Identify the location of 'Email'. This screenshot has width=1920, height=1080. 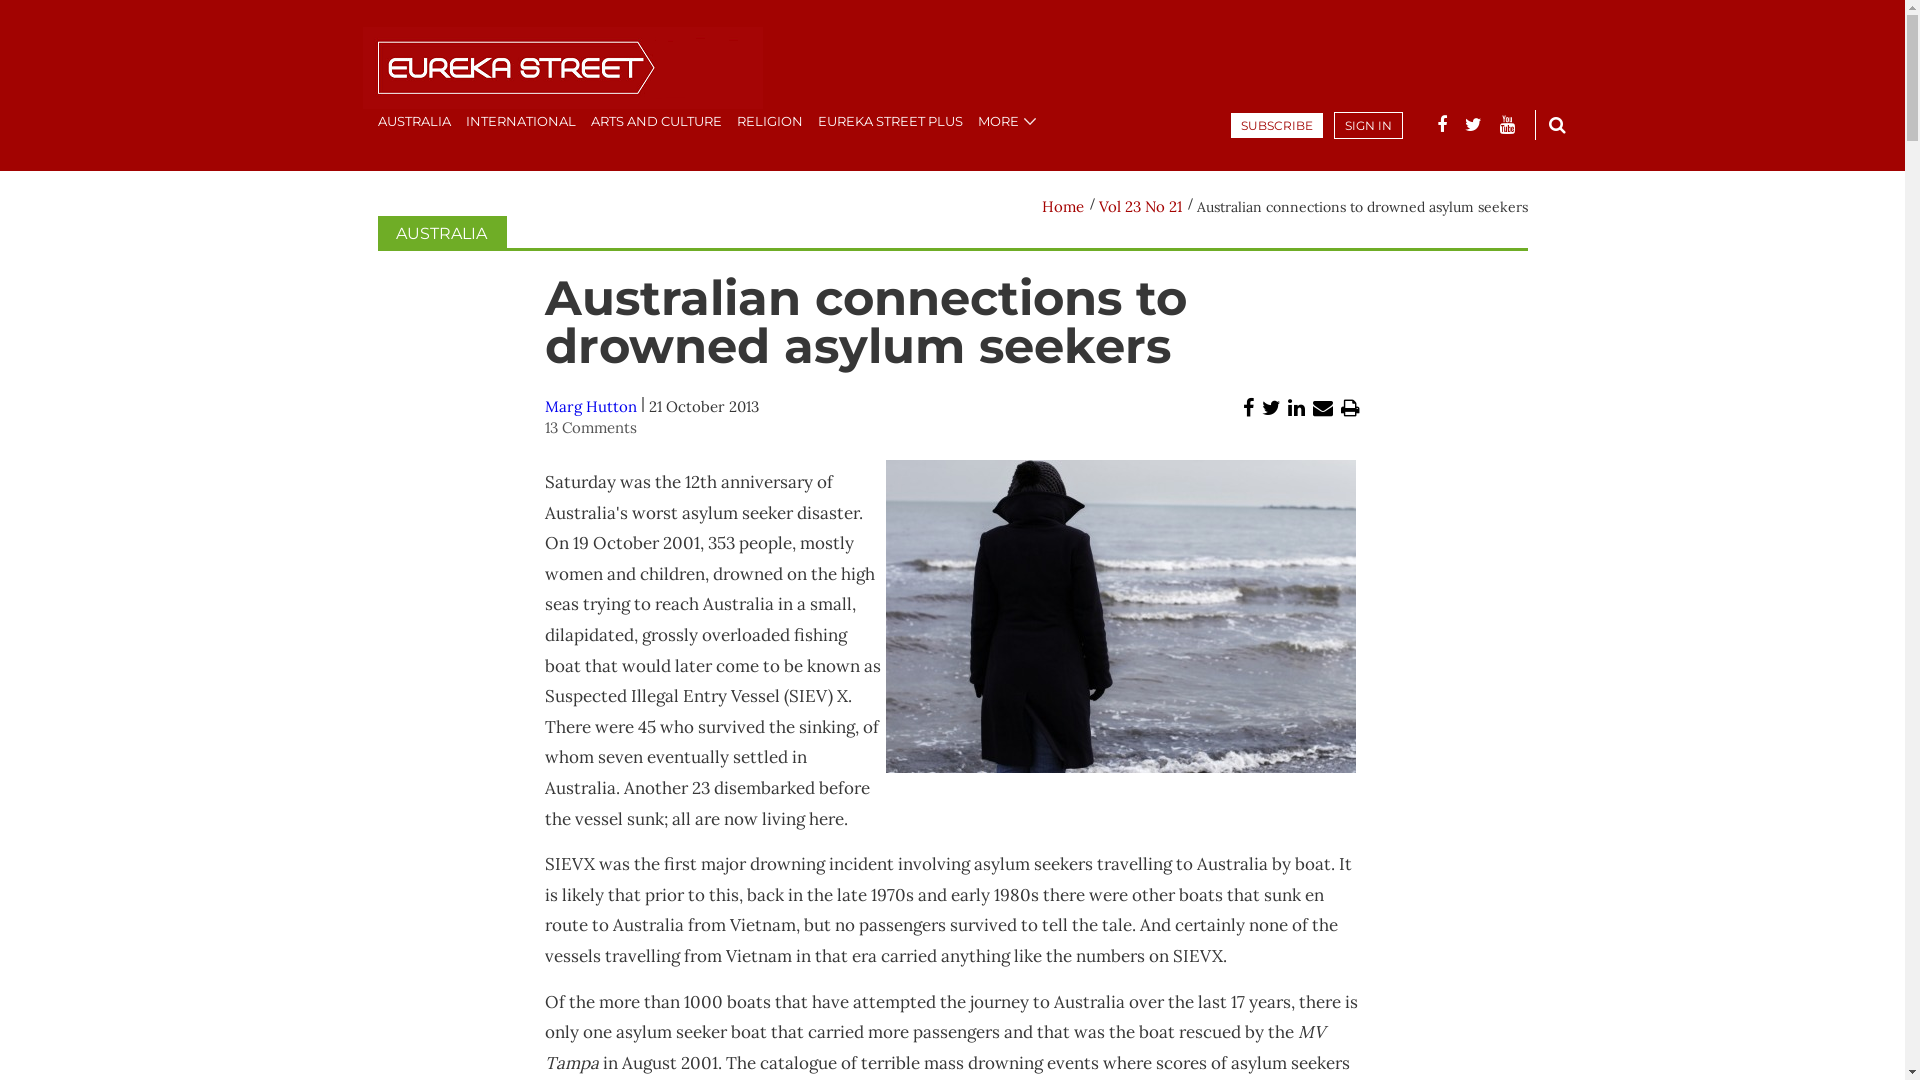
(1323, 407).